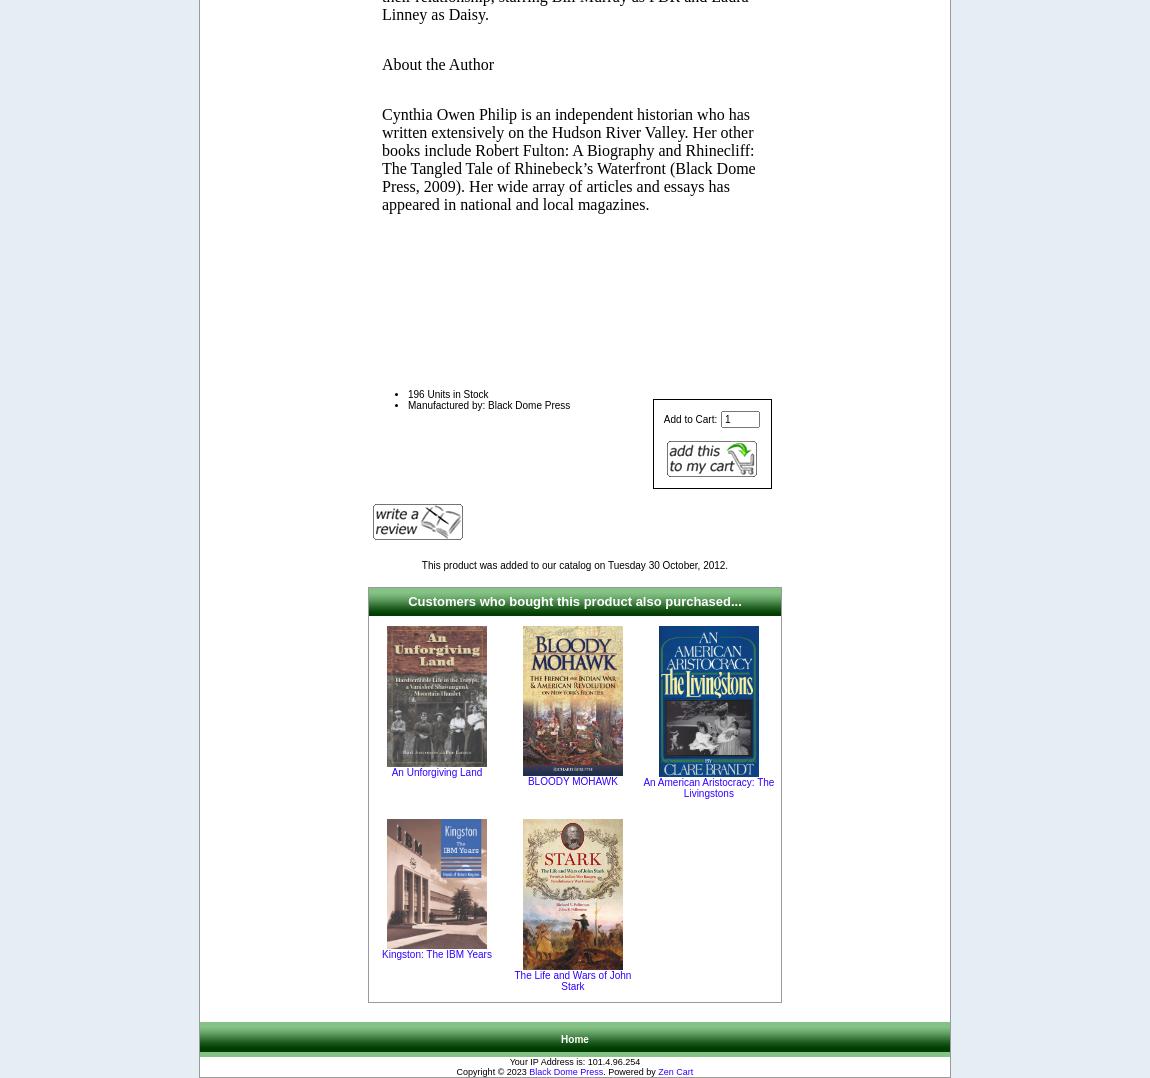 The image size is (1150, 1078). Describe the element at coordinates (438, 63) in the screenshot. I see `'About the Author'` at that location.